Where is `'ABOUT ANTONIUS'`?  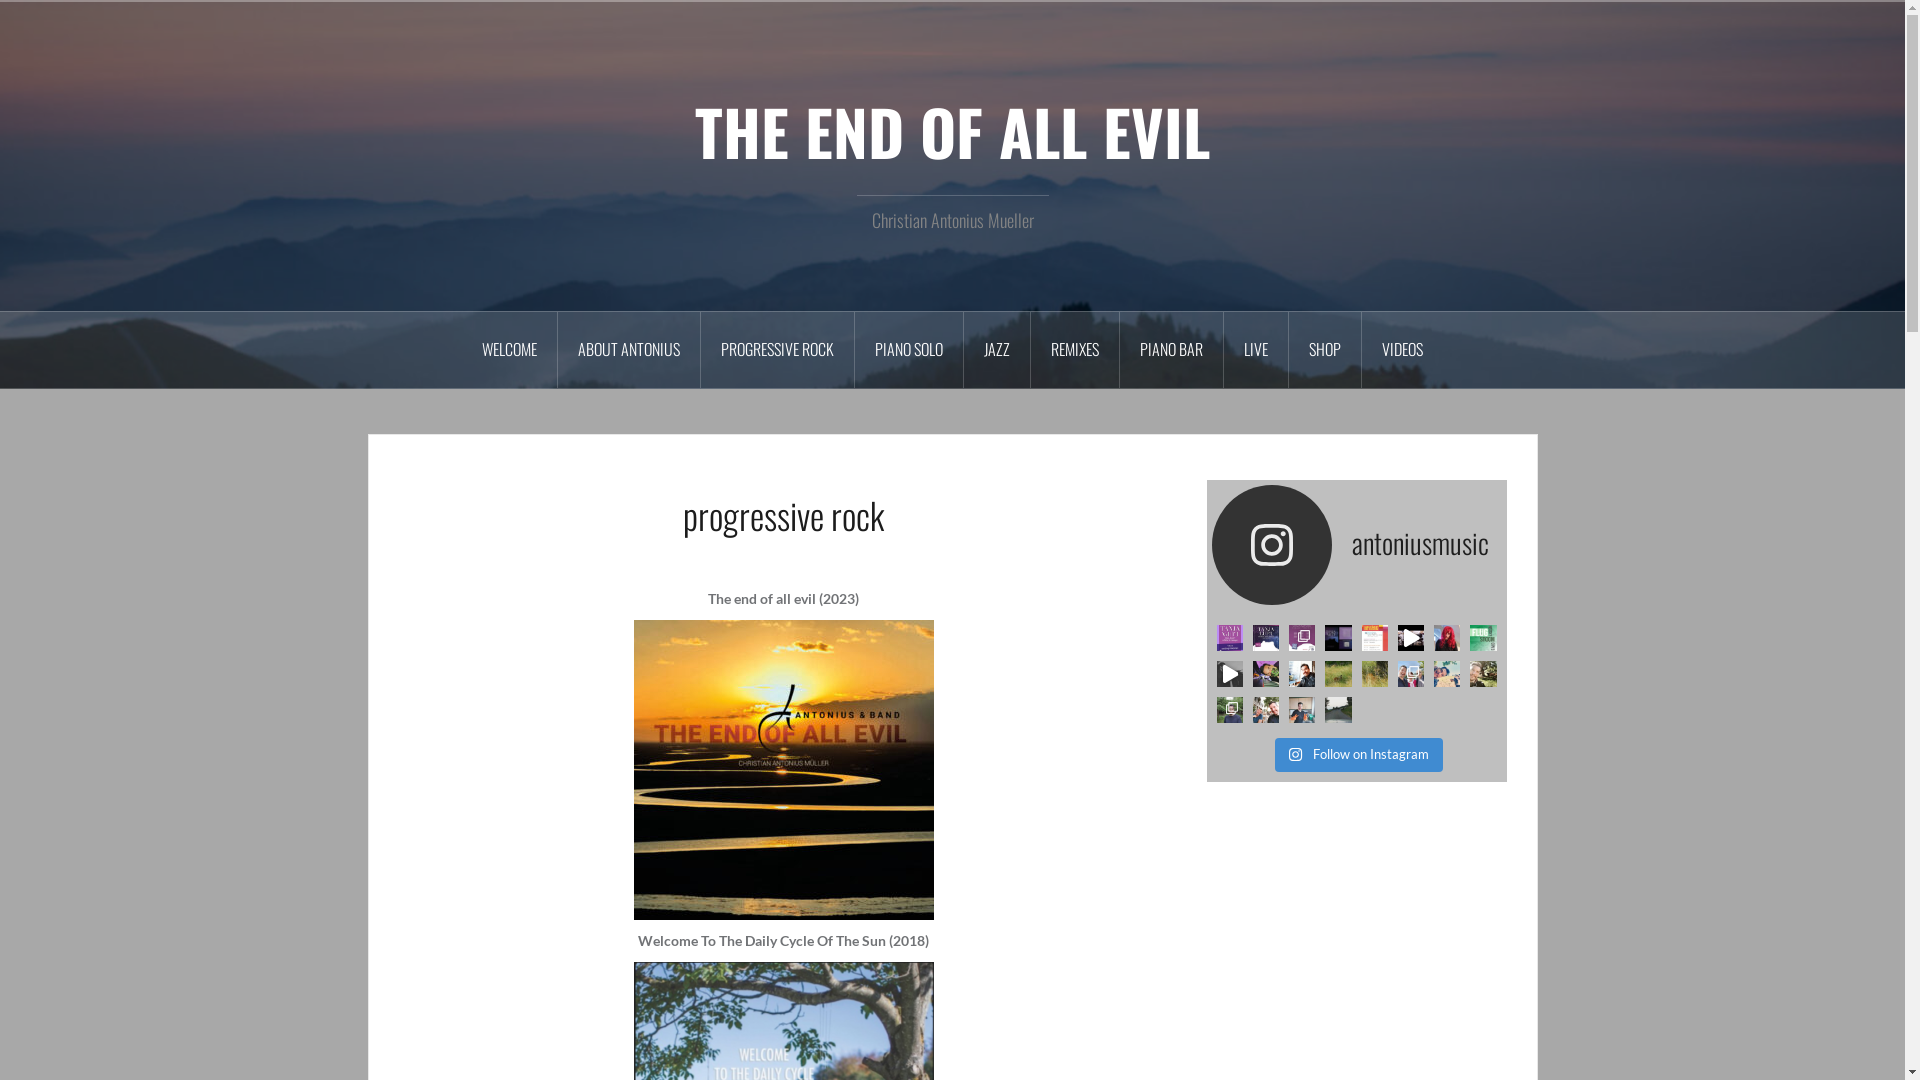 'ABOUT ANTONIUS' is located at coordinates (628, 349).